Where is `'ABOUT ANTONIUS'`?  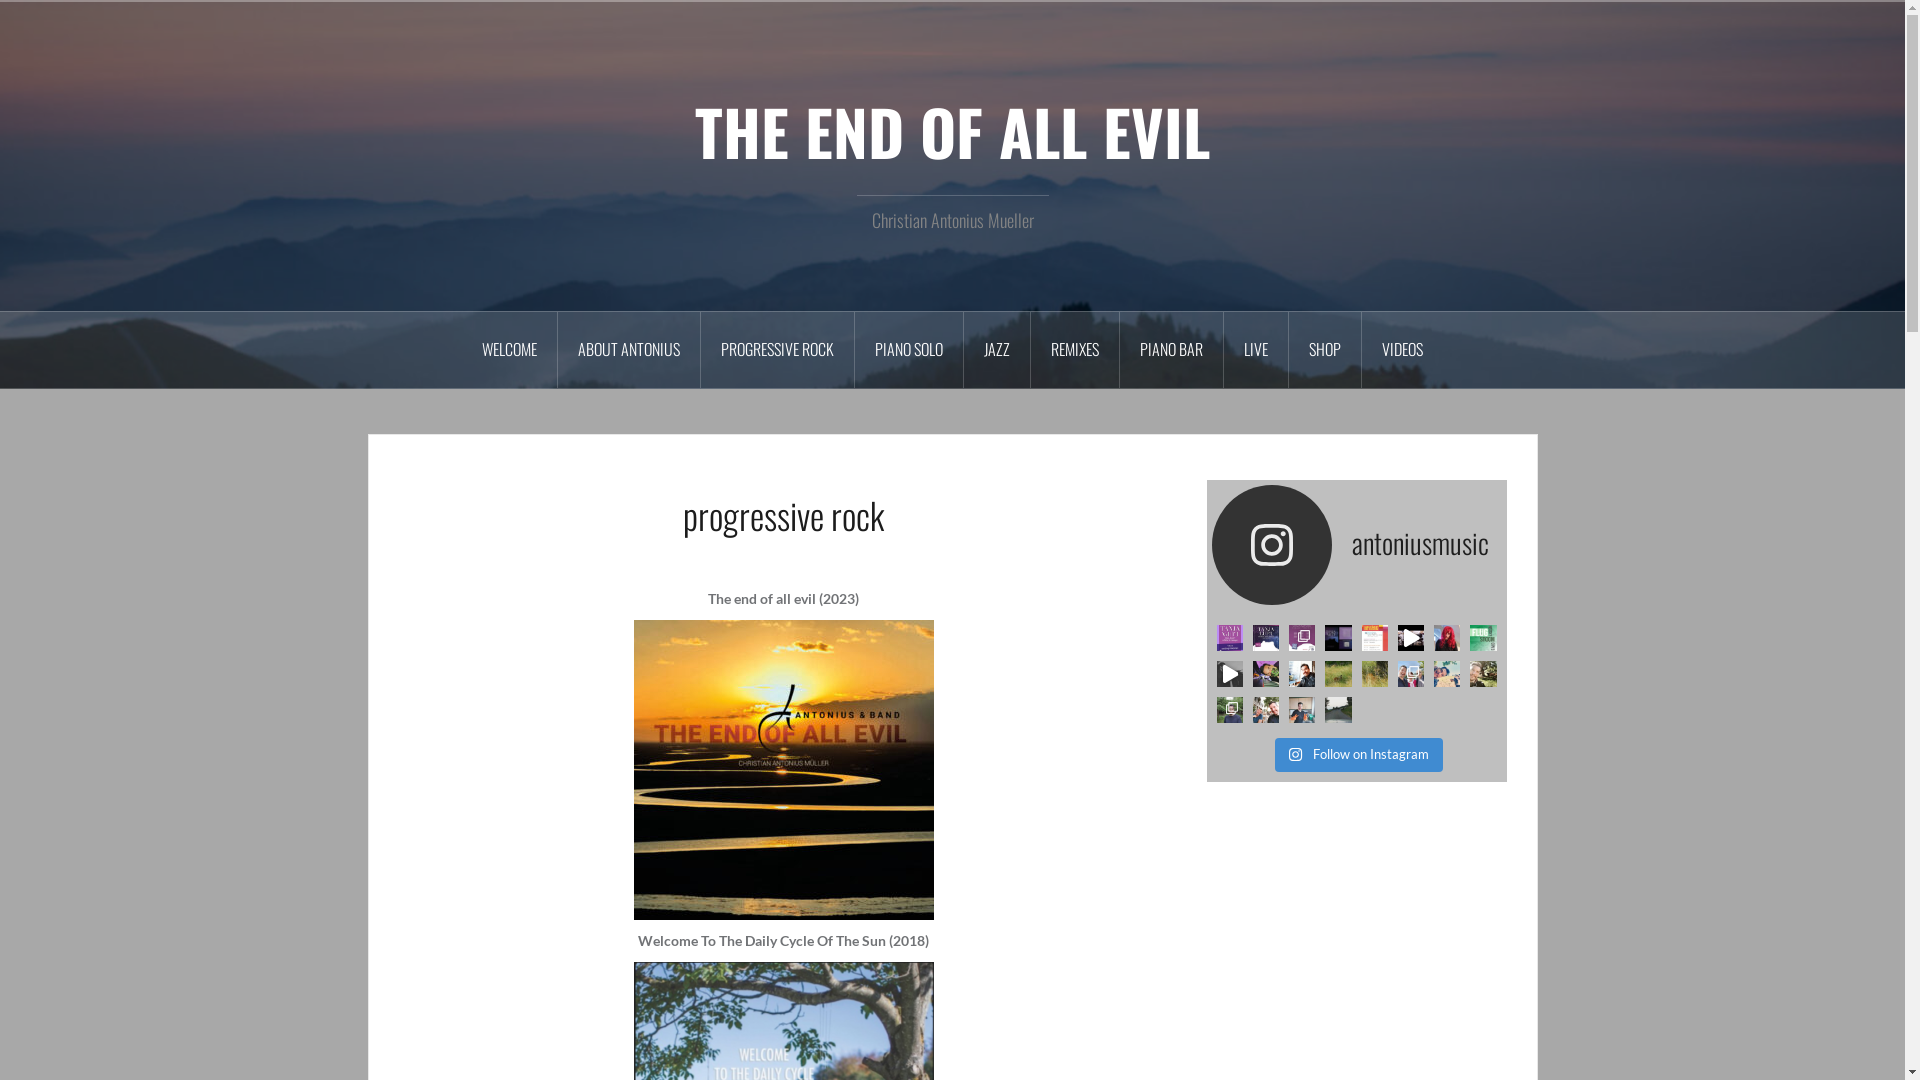 'ABOUT ANTONIUS' is located at coordinates (628, 349).